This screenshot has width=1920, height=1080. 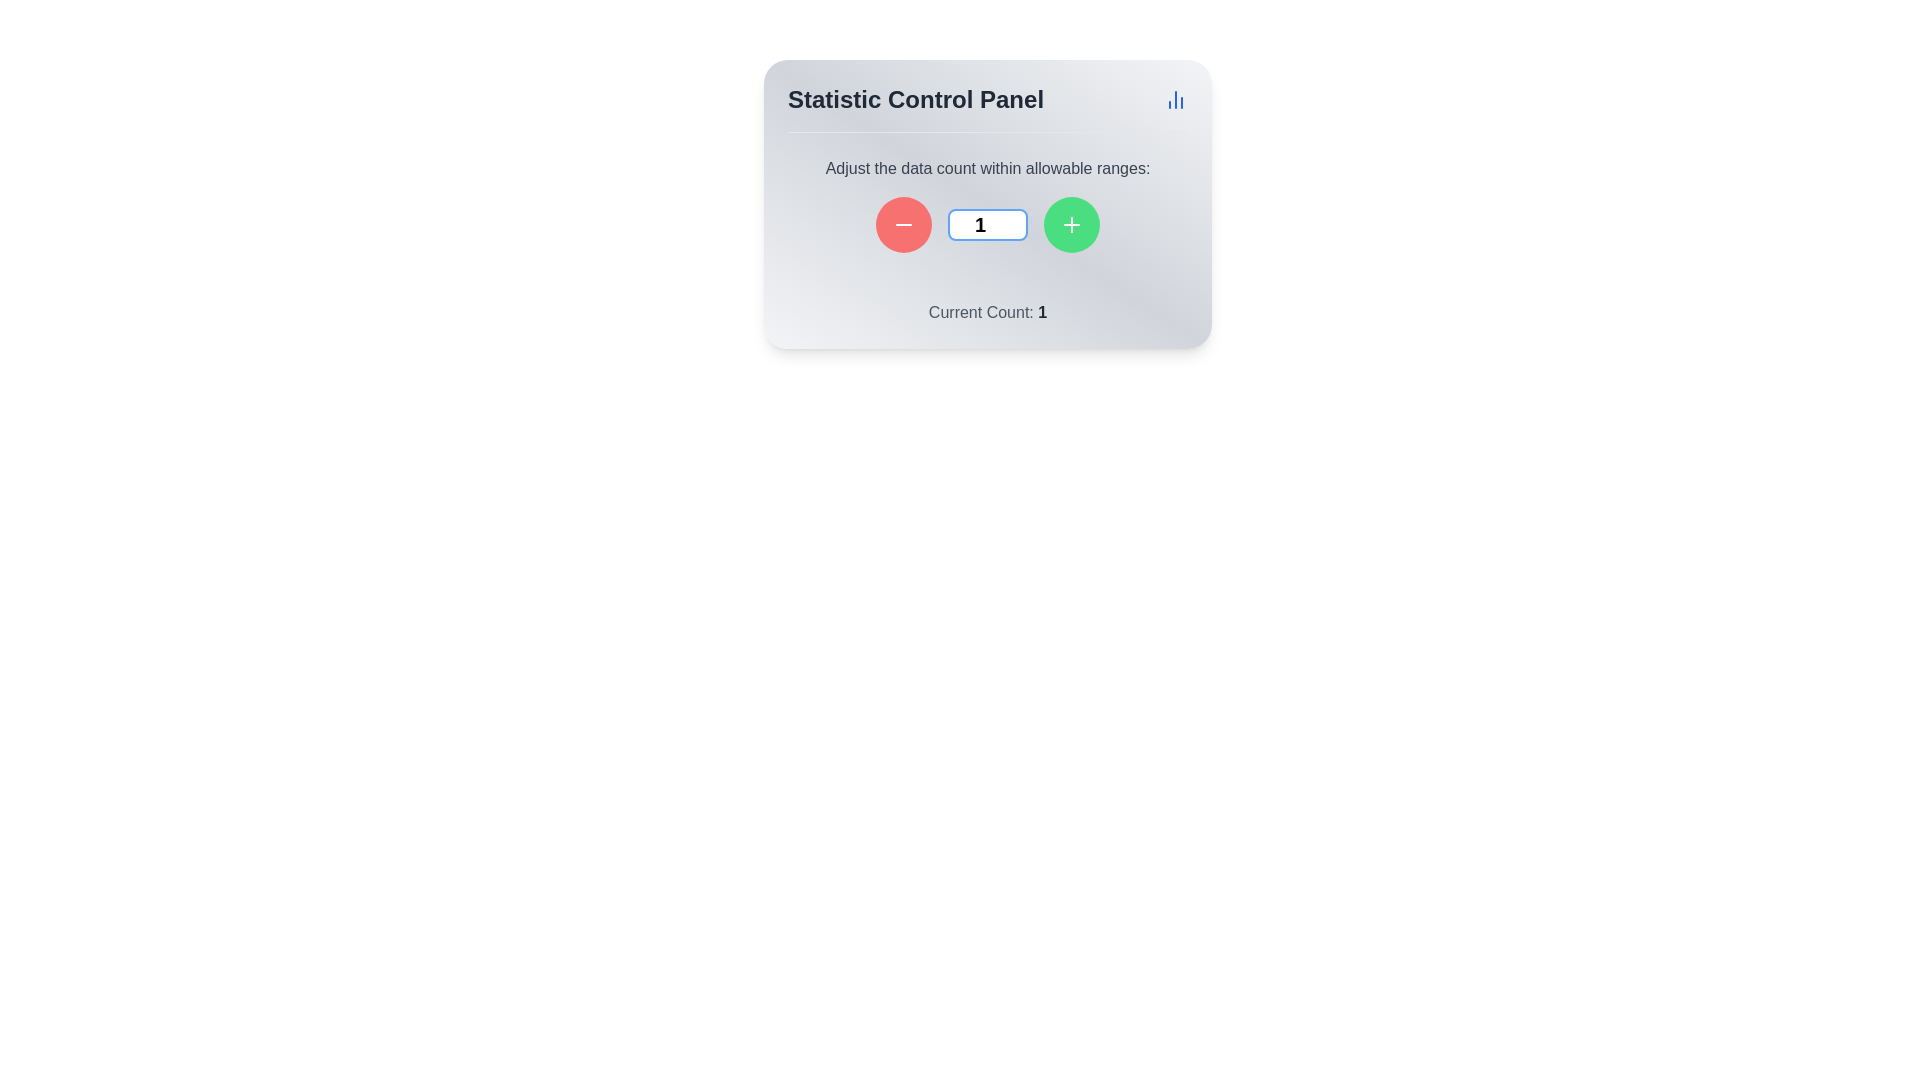 What do you see at coordinates (902, 224) in the screenshot?
I see `the minus icon element, which is a red circular button with a white horizontal line, located to the left of the numeric input field labeled '1'` at bounding box center [902, 224].